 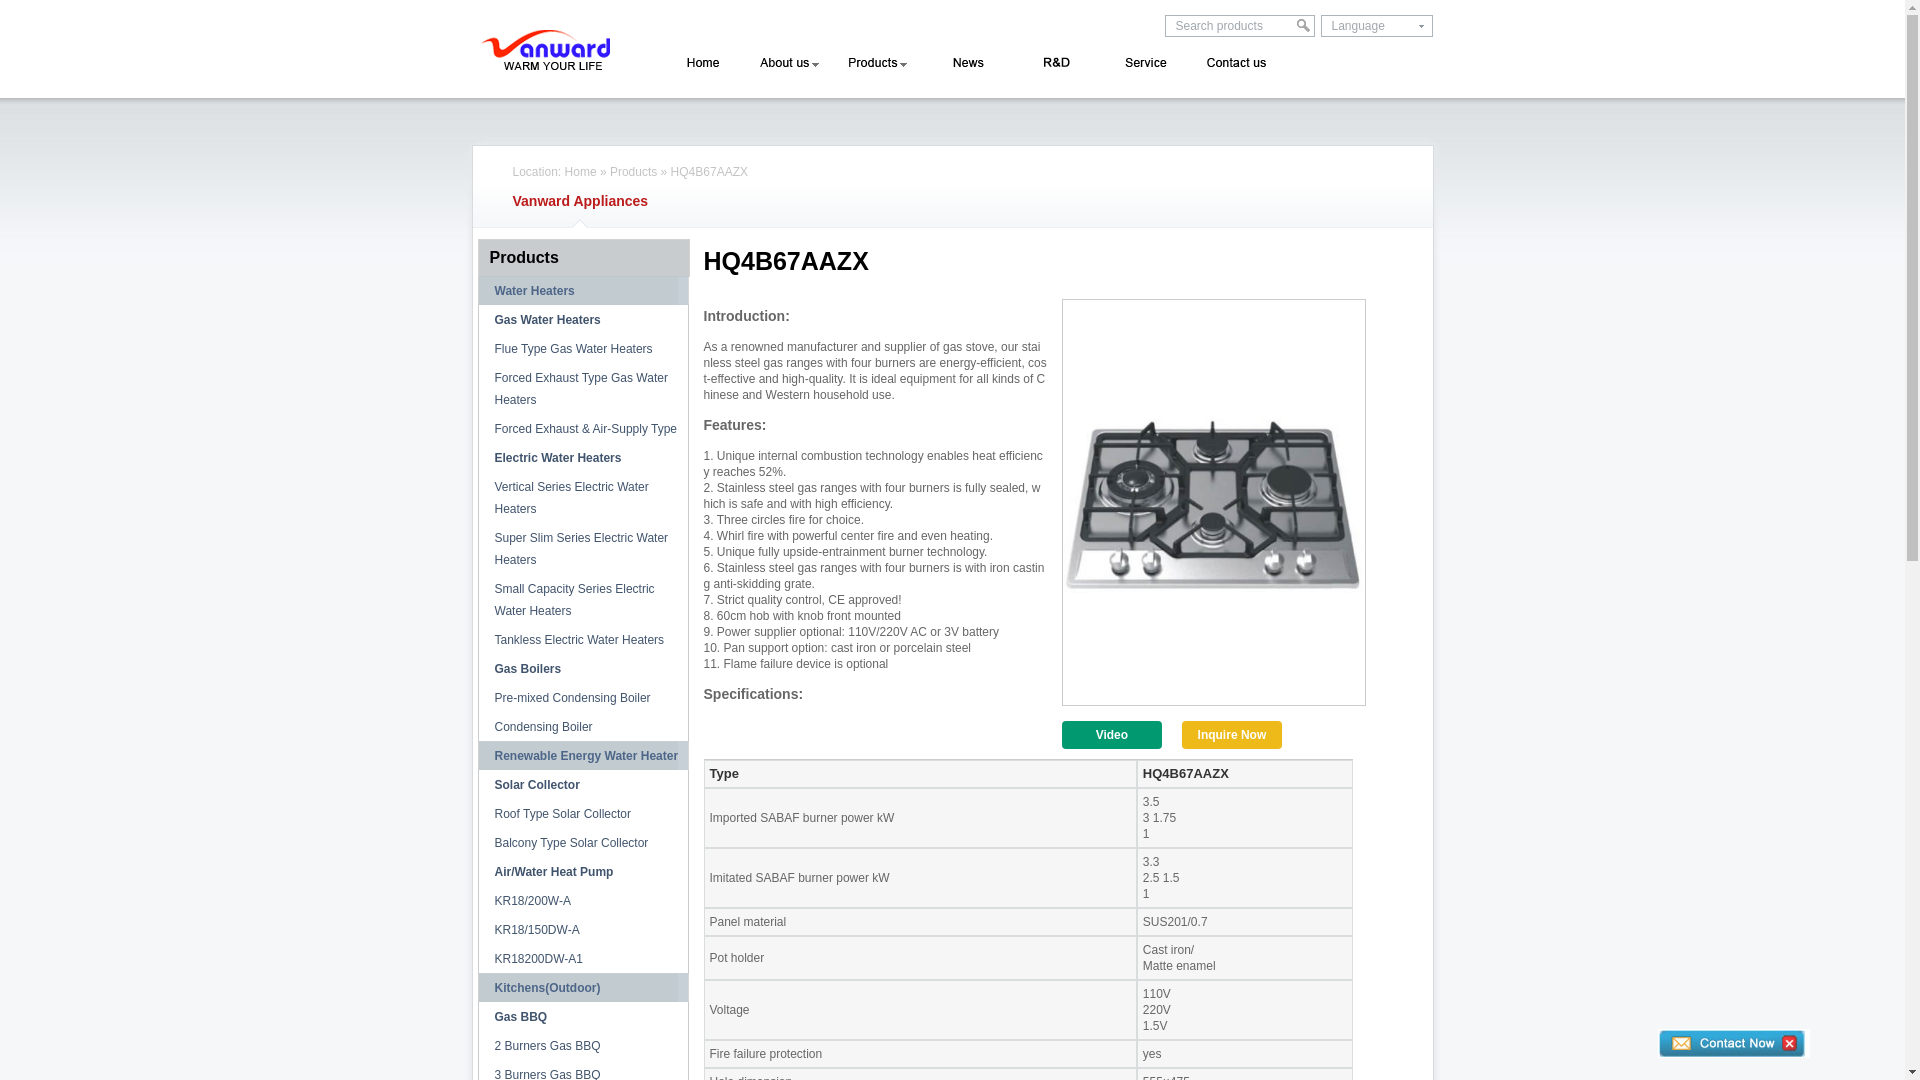 What do you see at coordinates (582, 496) in the screenshot?
I see `'Vertical Series Electric Water Heaters'` at bounding box center [582, 496].